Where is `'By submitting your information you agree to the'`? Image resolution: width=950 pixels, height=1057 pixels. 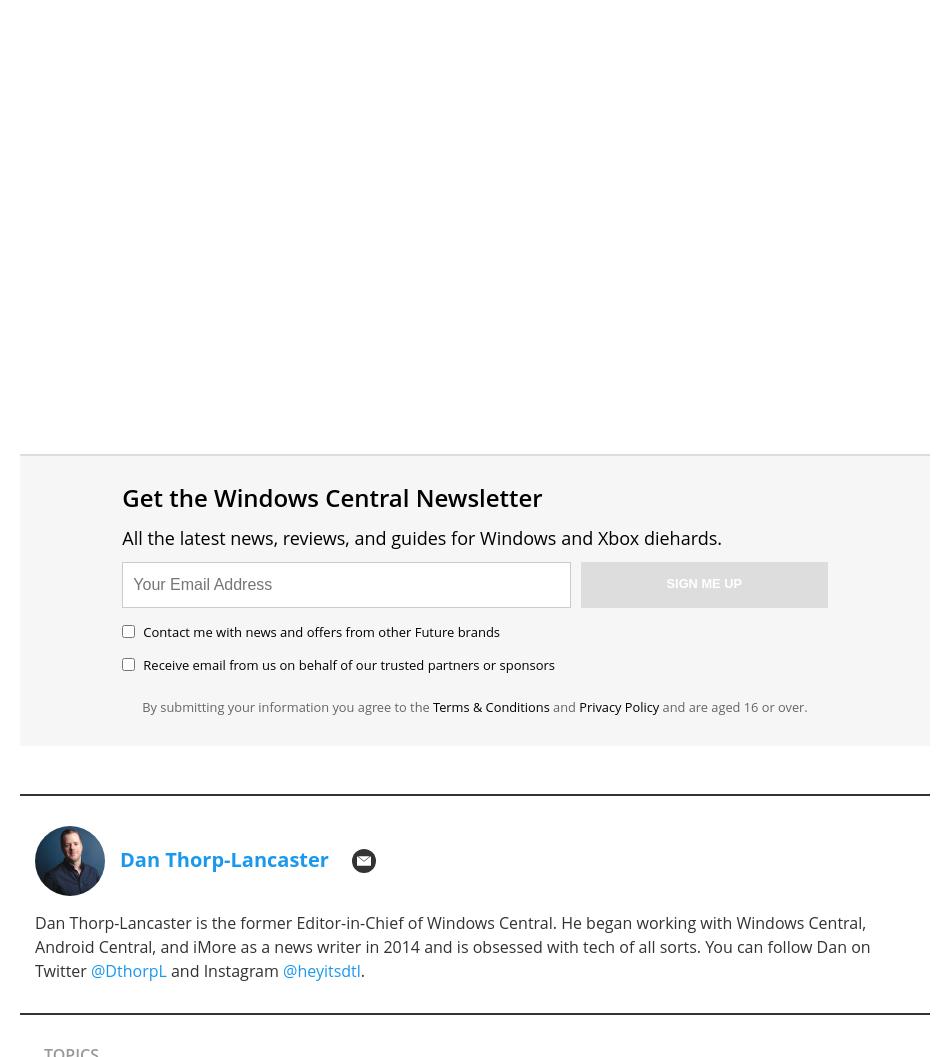 'By submitting your information you agree to the' is located at coordinates (286, 704).